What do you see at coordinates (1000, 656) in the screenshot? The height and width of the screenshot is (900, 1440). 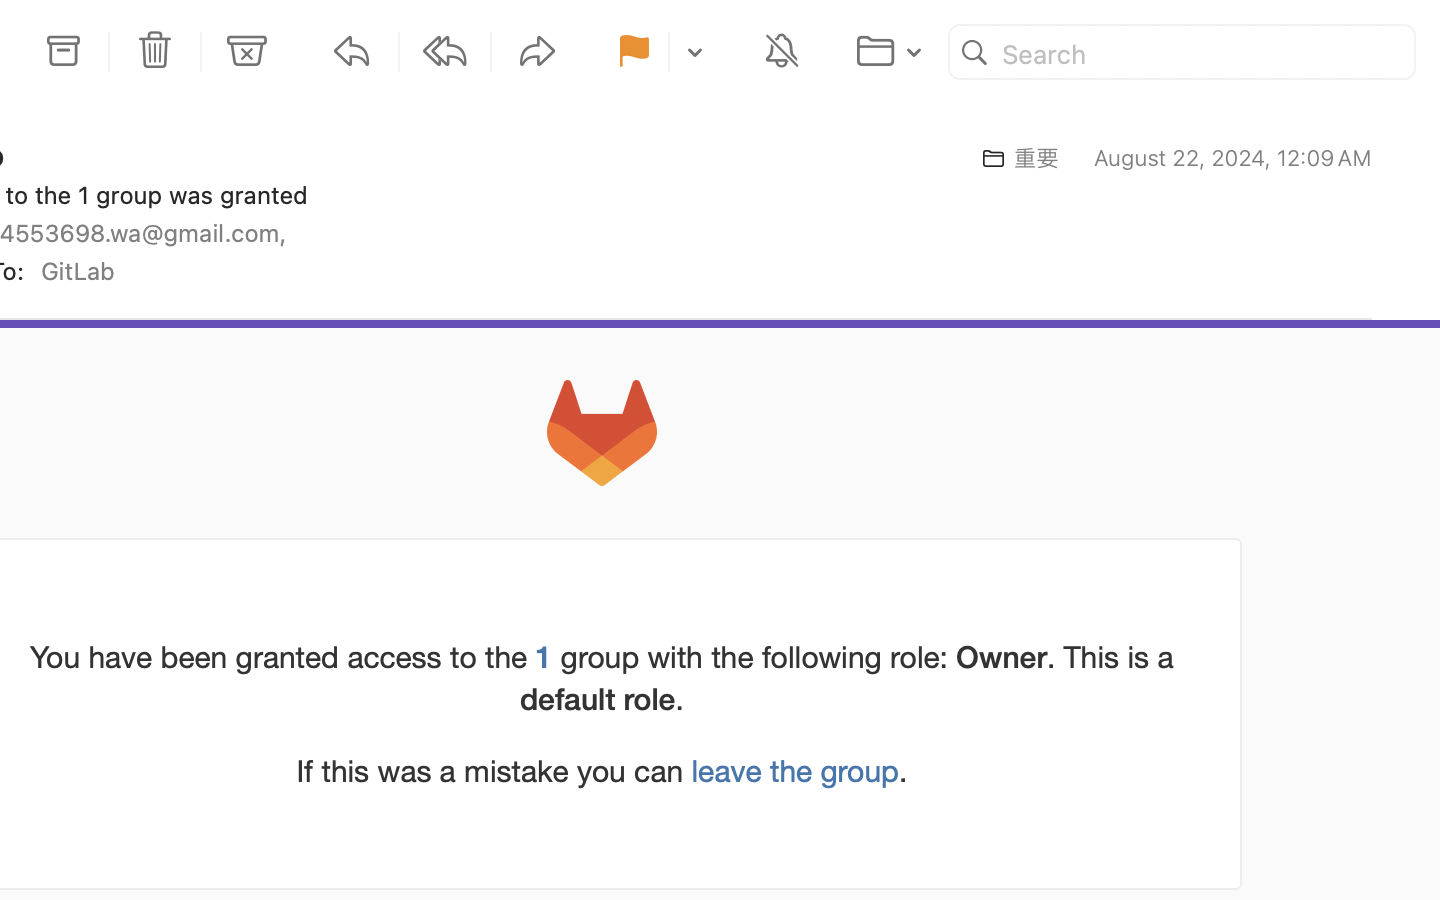 I see `'Owner'` at bounding box center [1000, 656].